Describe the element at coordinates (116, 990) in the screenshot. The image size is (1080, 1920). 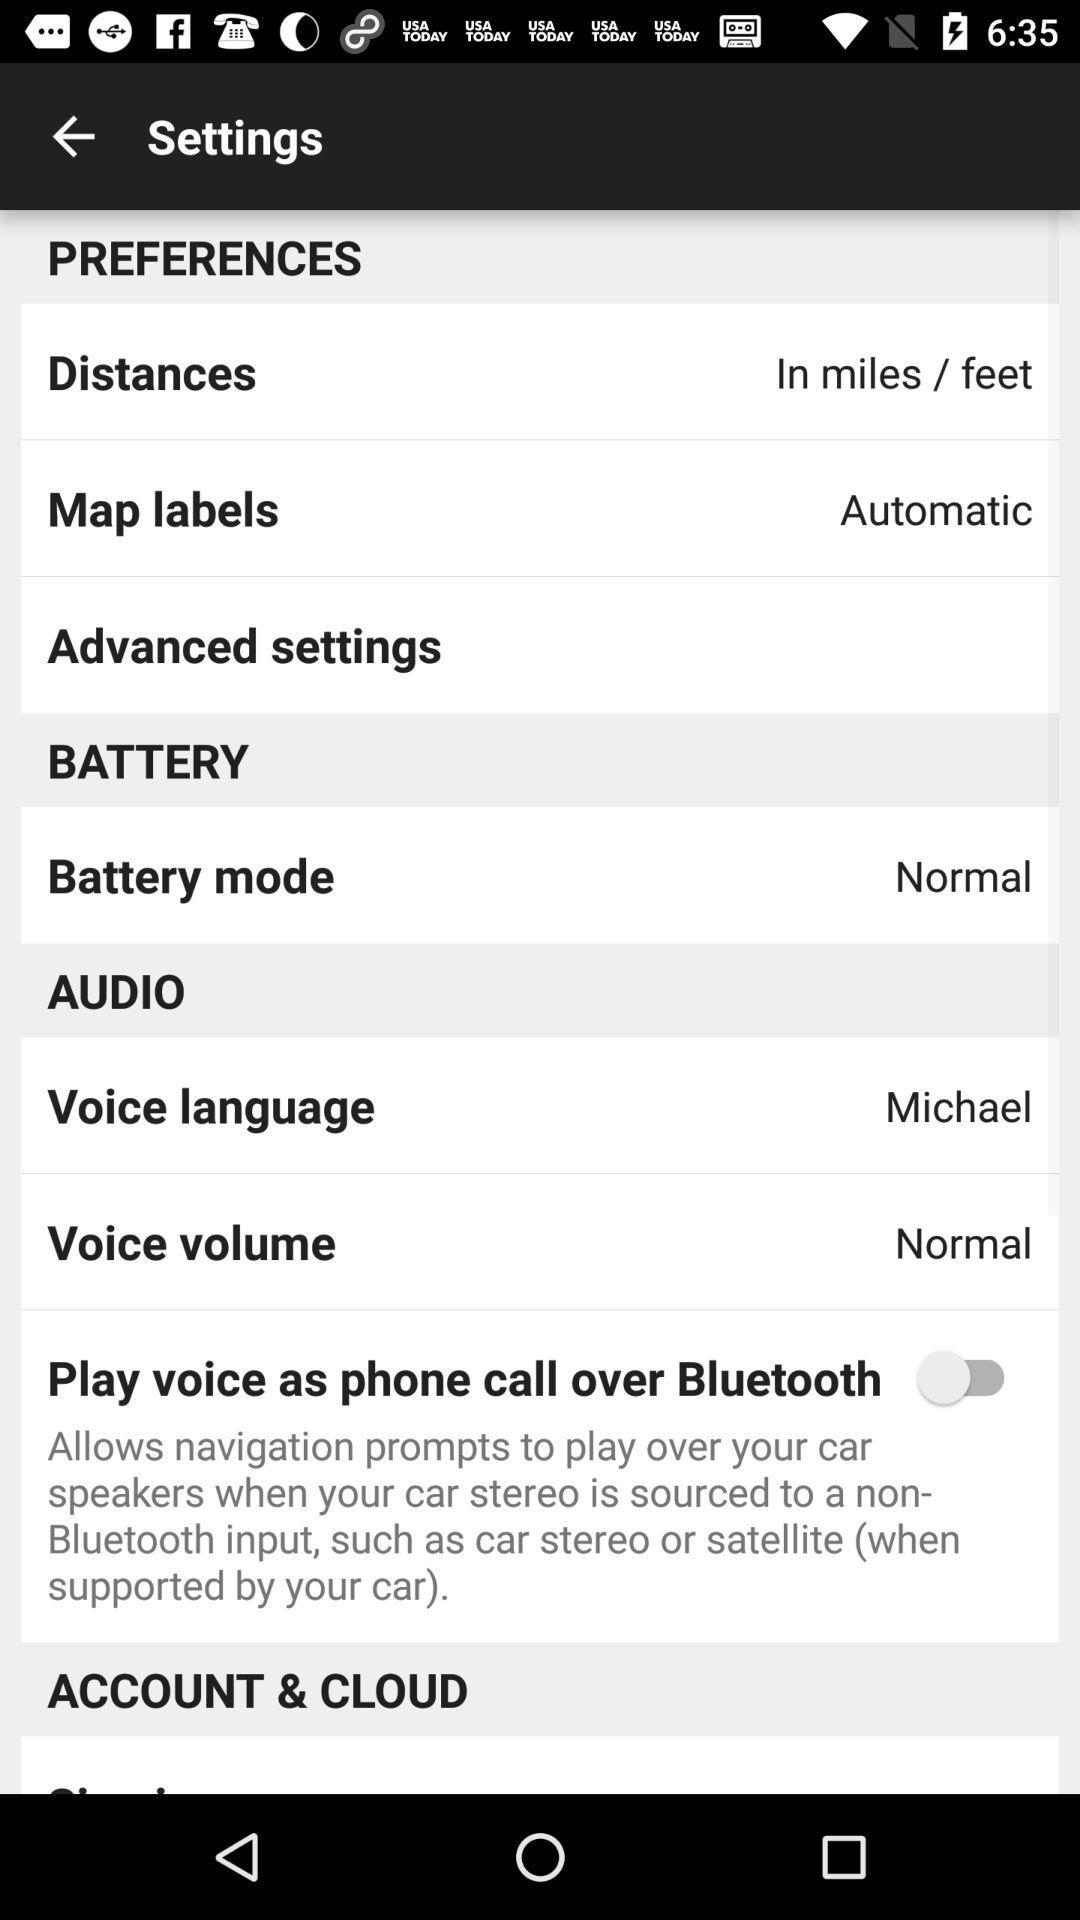
I see `the audio` at that location.